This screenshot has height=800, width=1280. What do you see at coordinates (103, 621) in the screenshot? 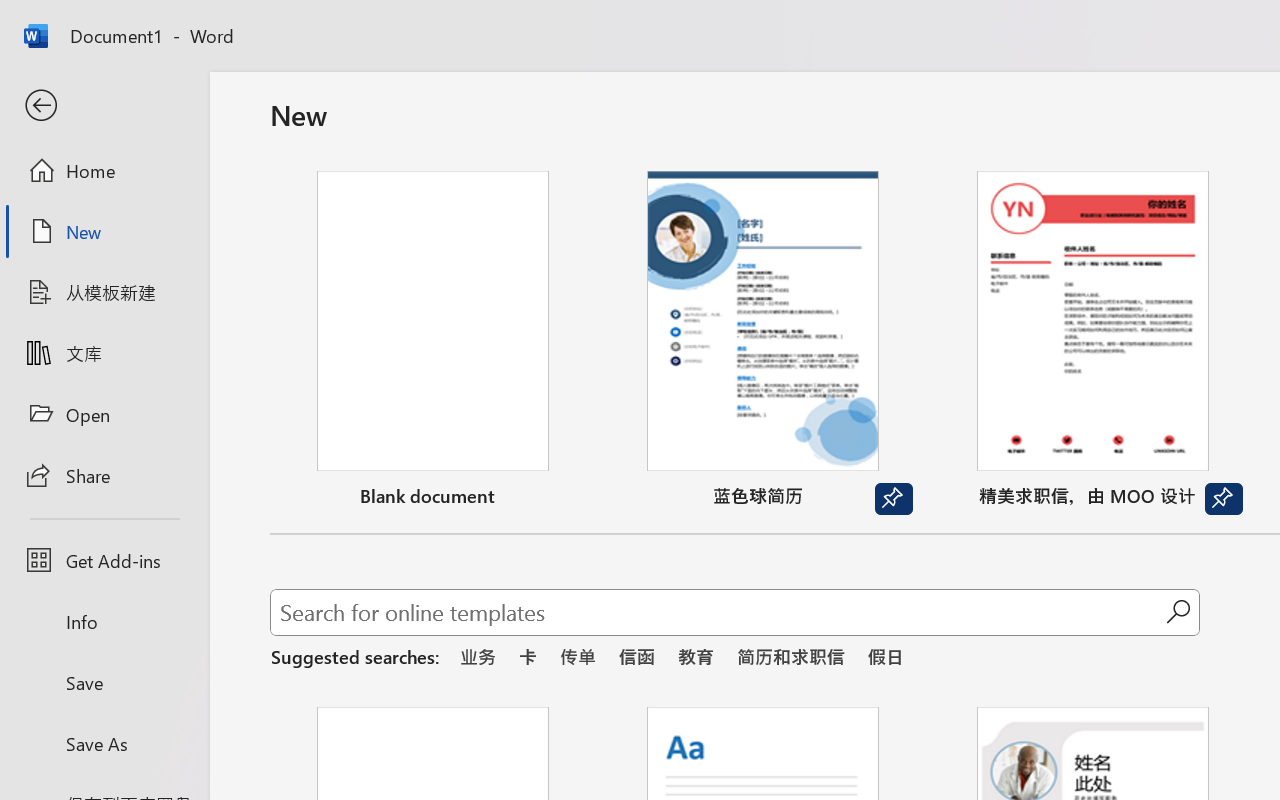
I see `'Info'` at bounding box center [103, 621].